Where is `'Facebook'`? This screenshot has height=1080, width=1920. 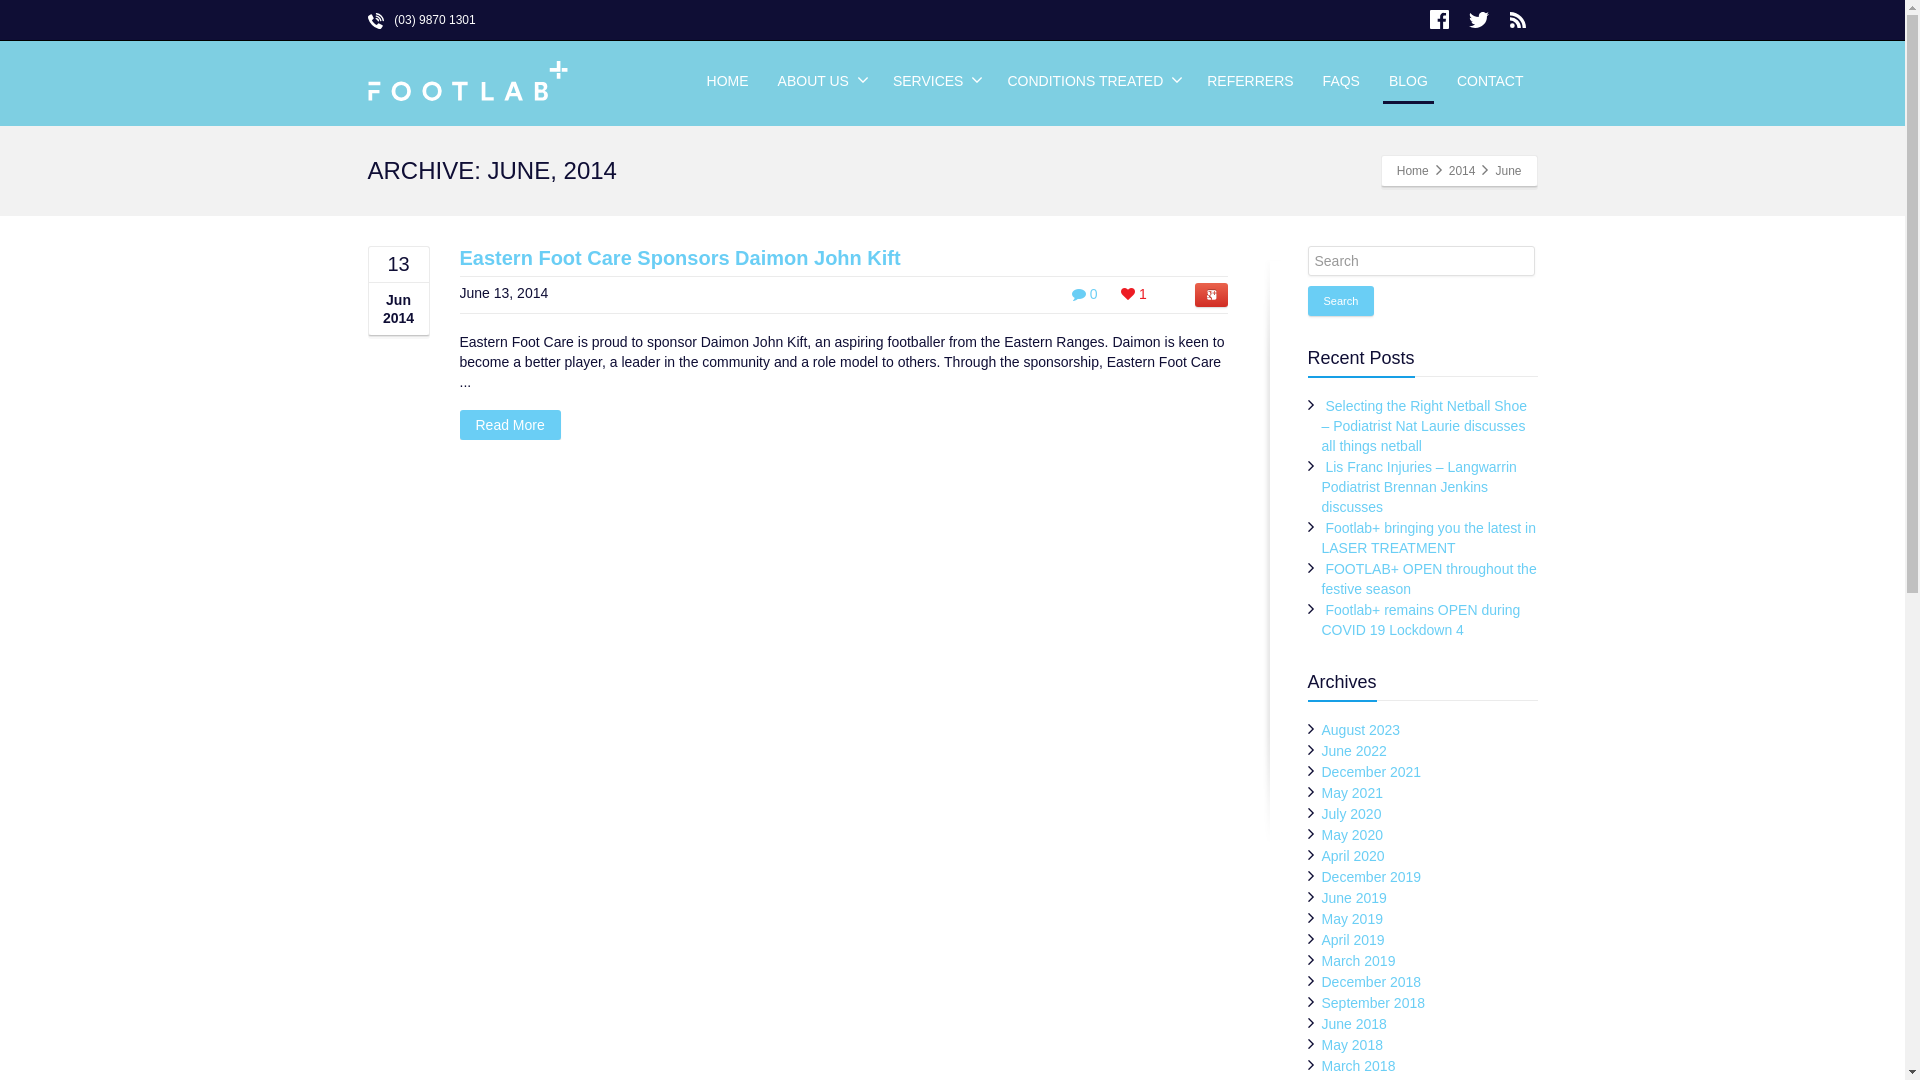 'Facebook' is located at coordinates (1440, 19).